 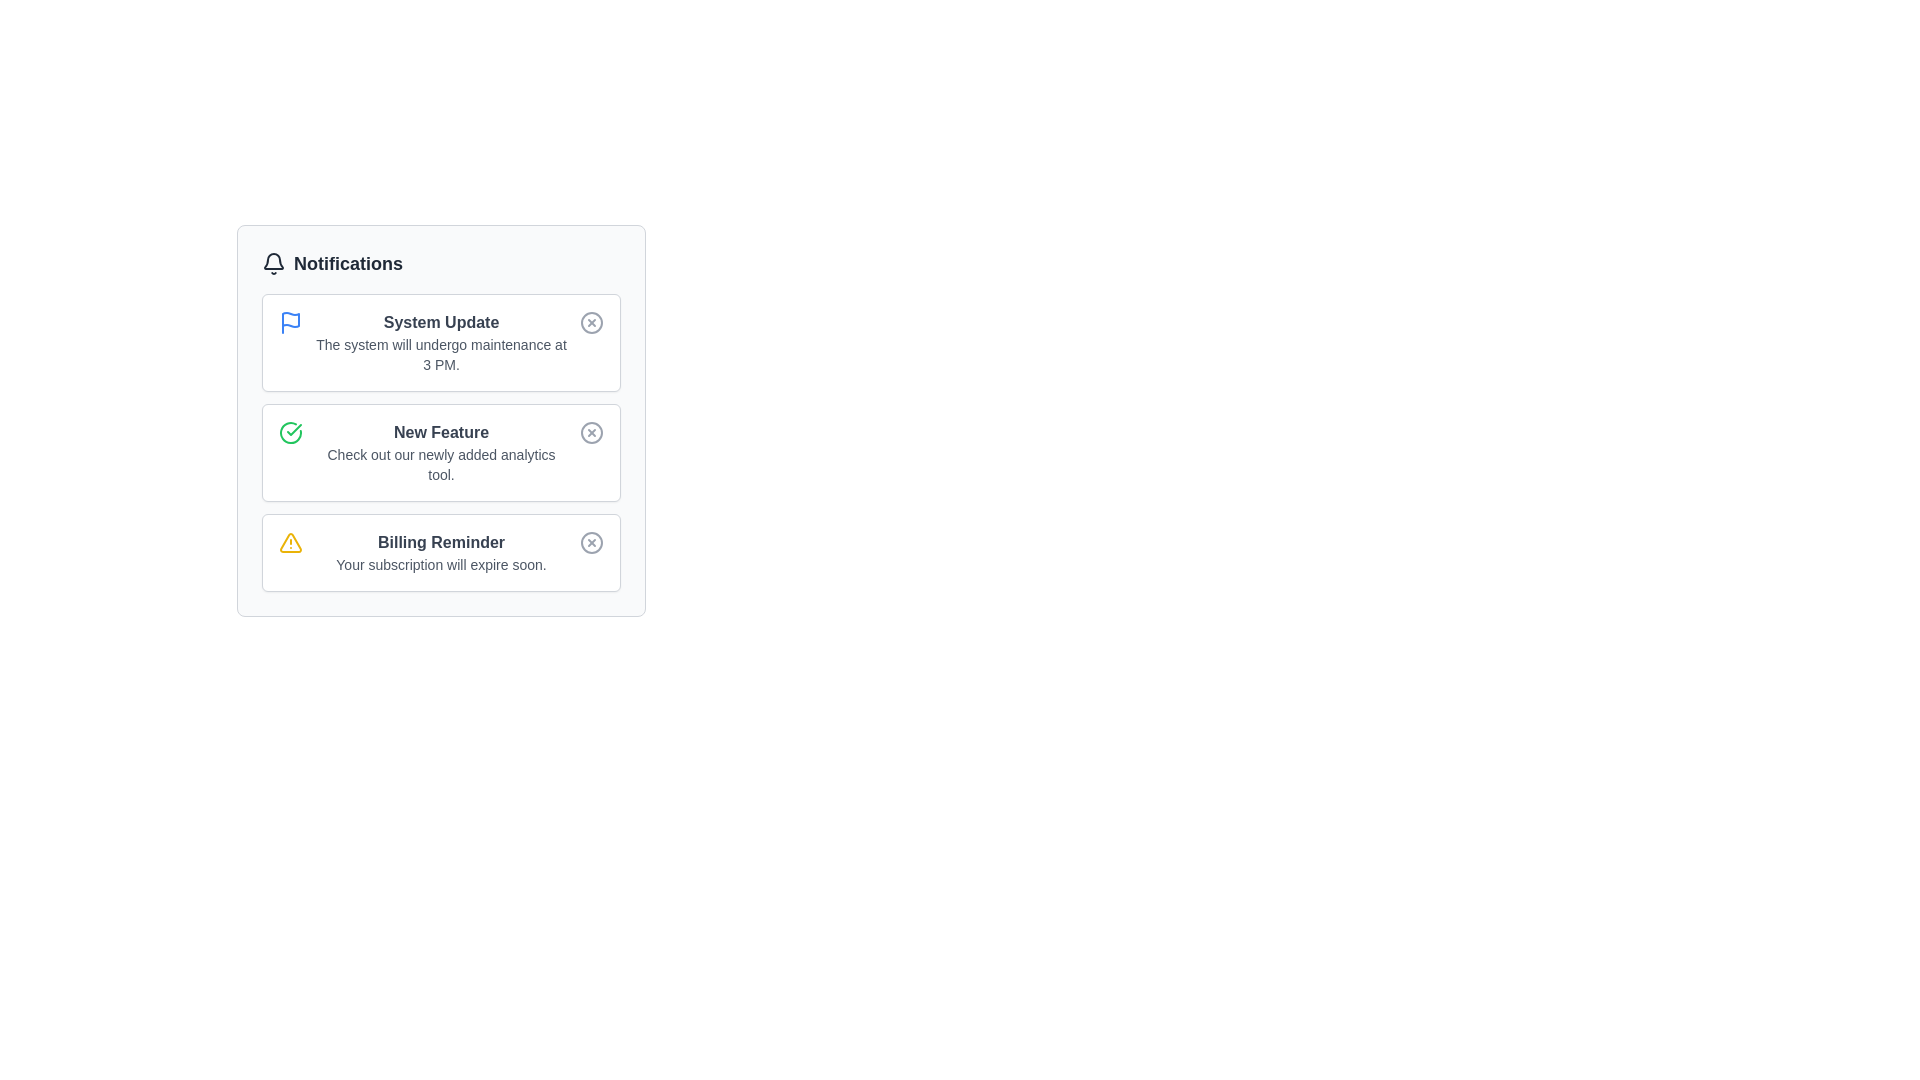 I want to click on the 'System Update' notification icon located at the top-left corner of the notification card, so click(x=290, y=322).